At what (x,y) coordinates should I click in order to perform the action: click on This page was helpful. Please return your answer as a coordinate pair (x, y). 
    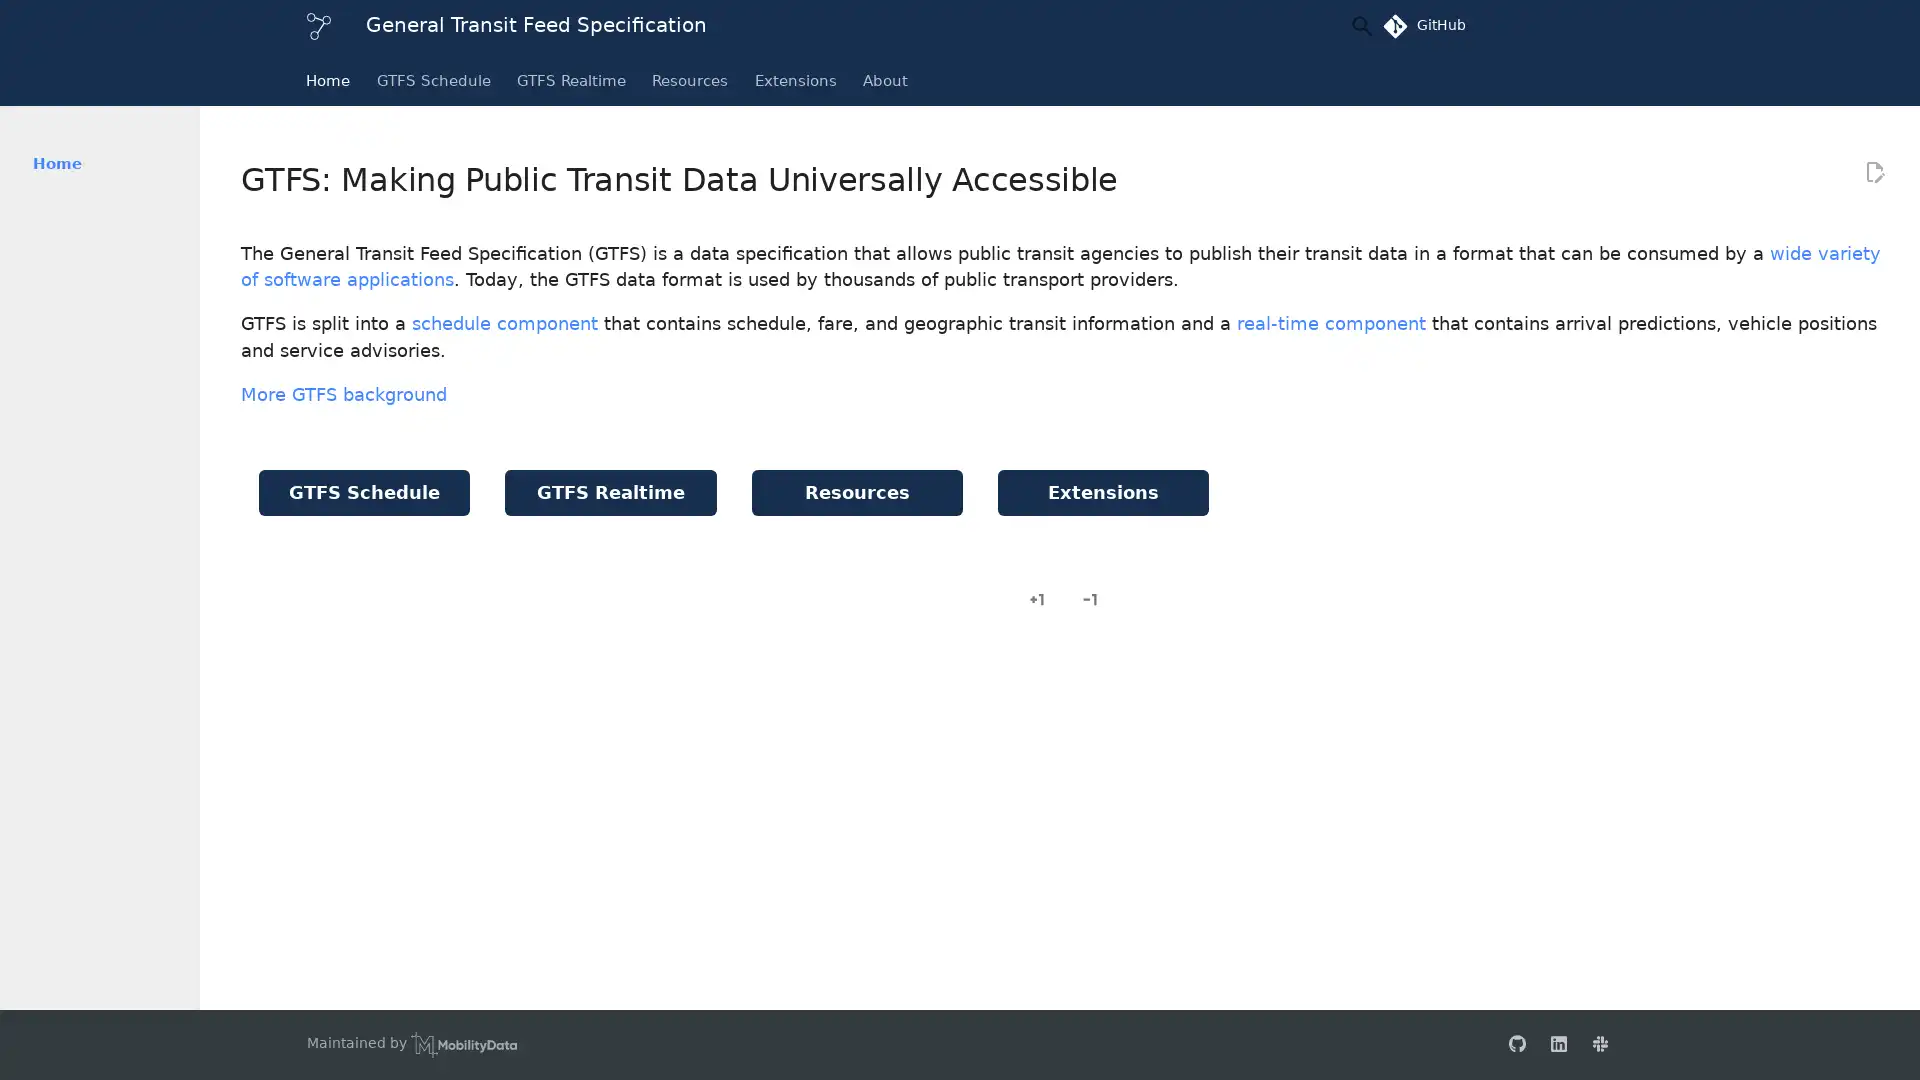
    Looking at the image, I should click on (1037, 597).